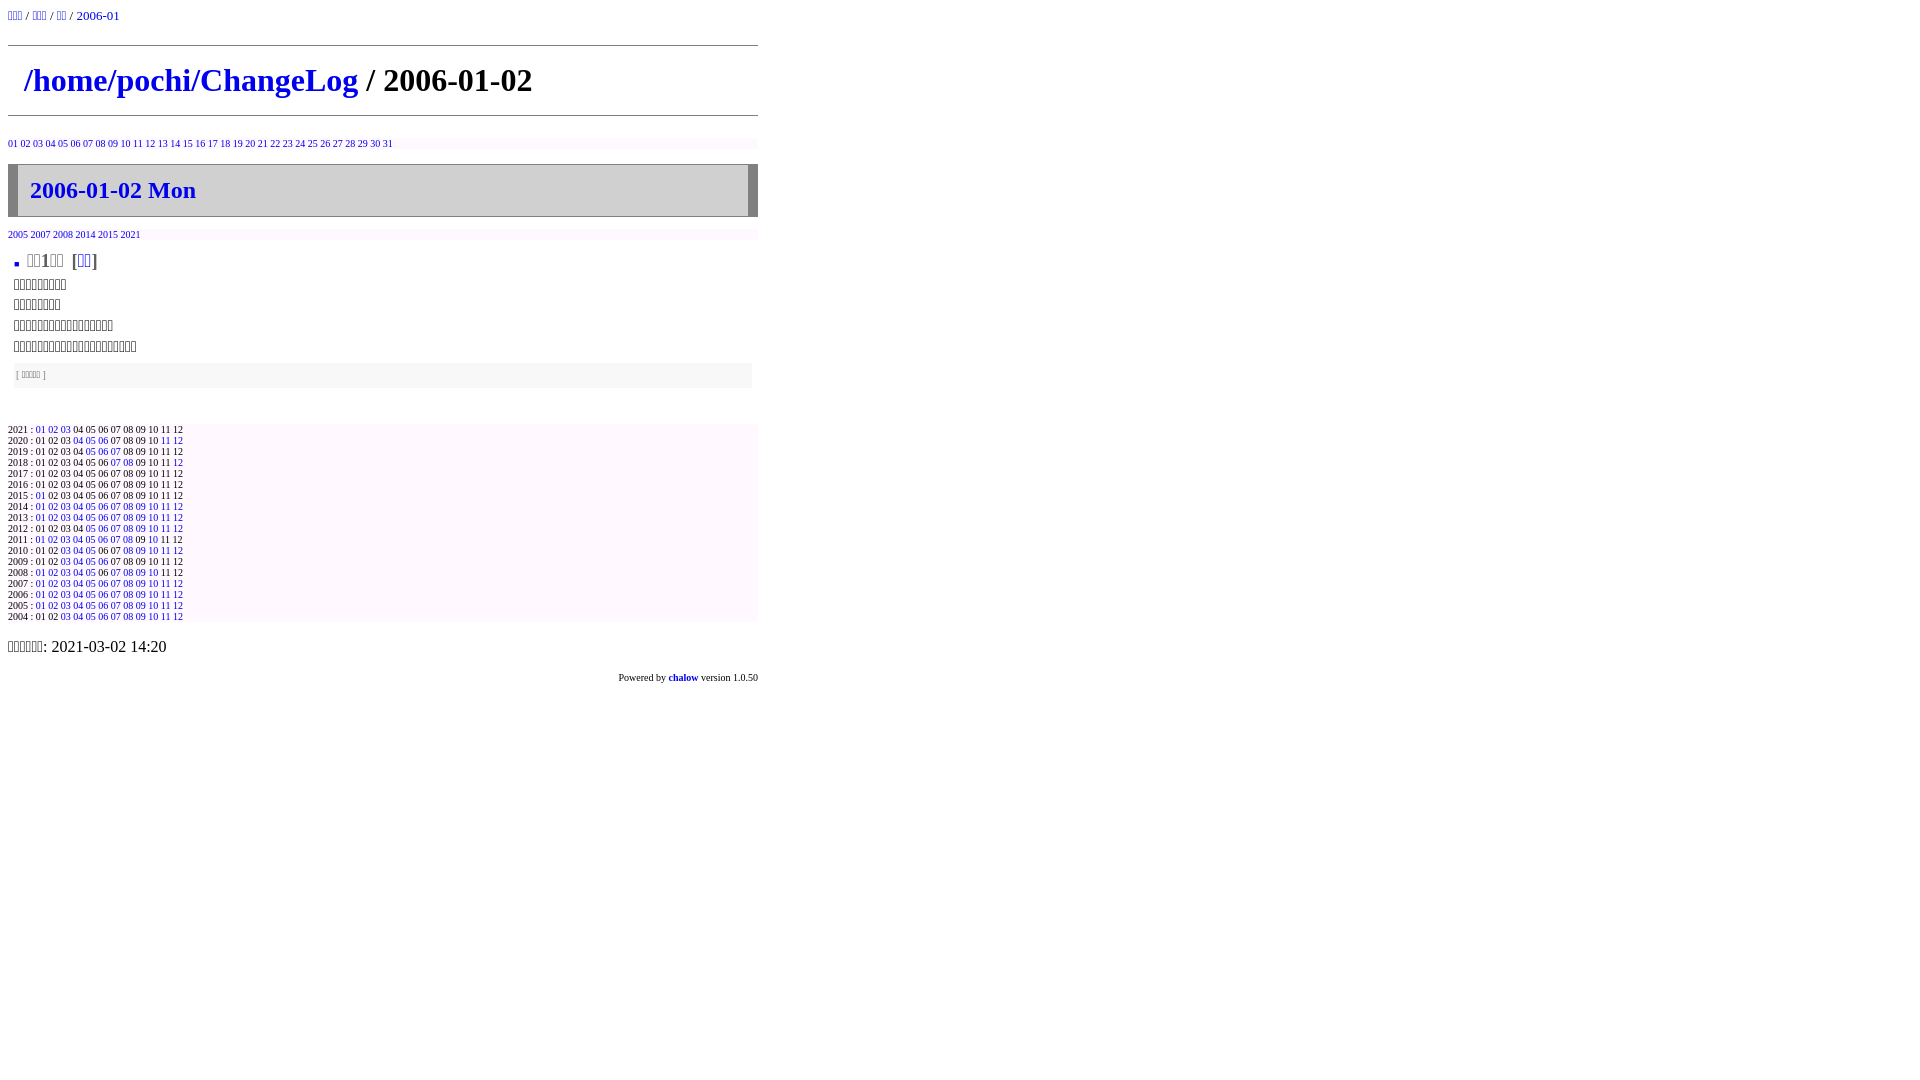 The height and width of the screenshot is (1080, 1920). What do you see at coordinates (139, 527) in the screenshot?
I see `'09'` at bounding box center [139, 527].